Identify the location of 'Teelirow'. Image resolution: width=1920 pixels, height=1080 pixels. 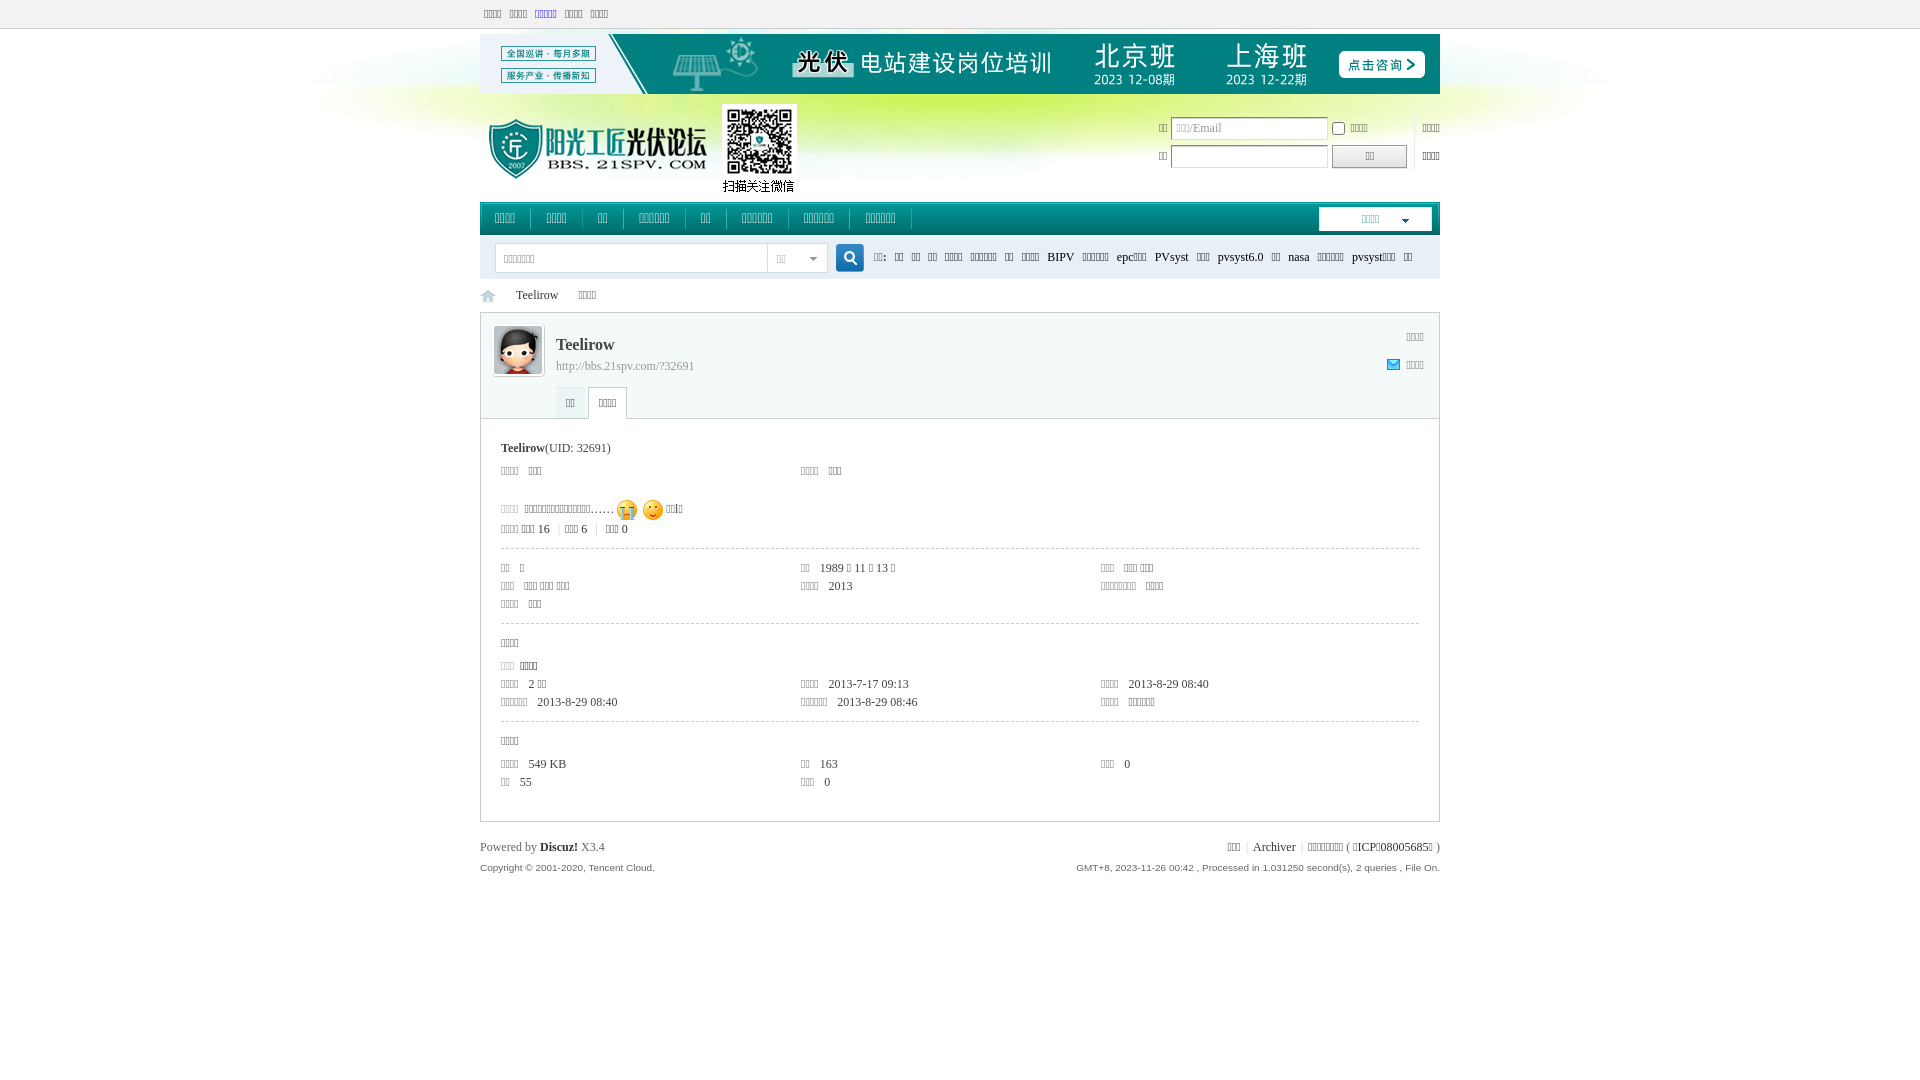
(537, 295).